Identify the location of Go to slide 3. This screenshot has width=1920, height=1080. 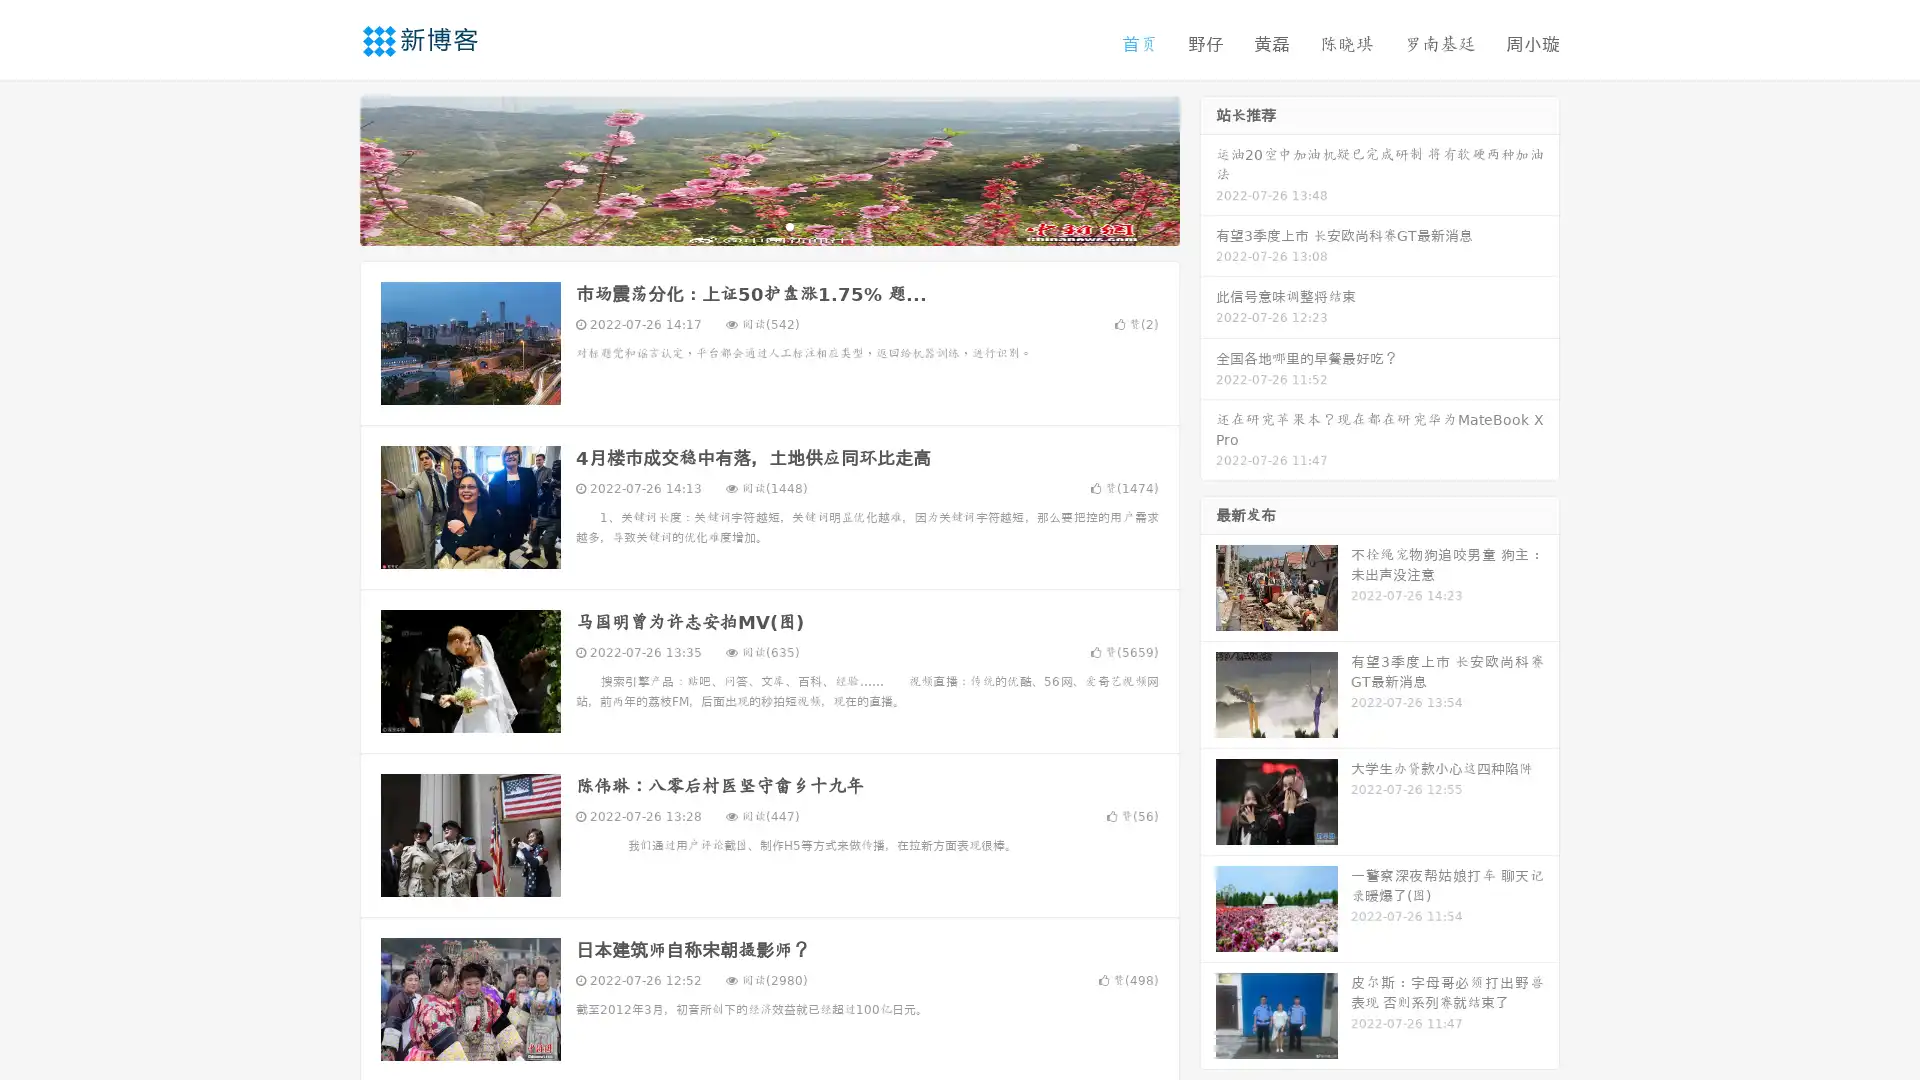
(789, 225).